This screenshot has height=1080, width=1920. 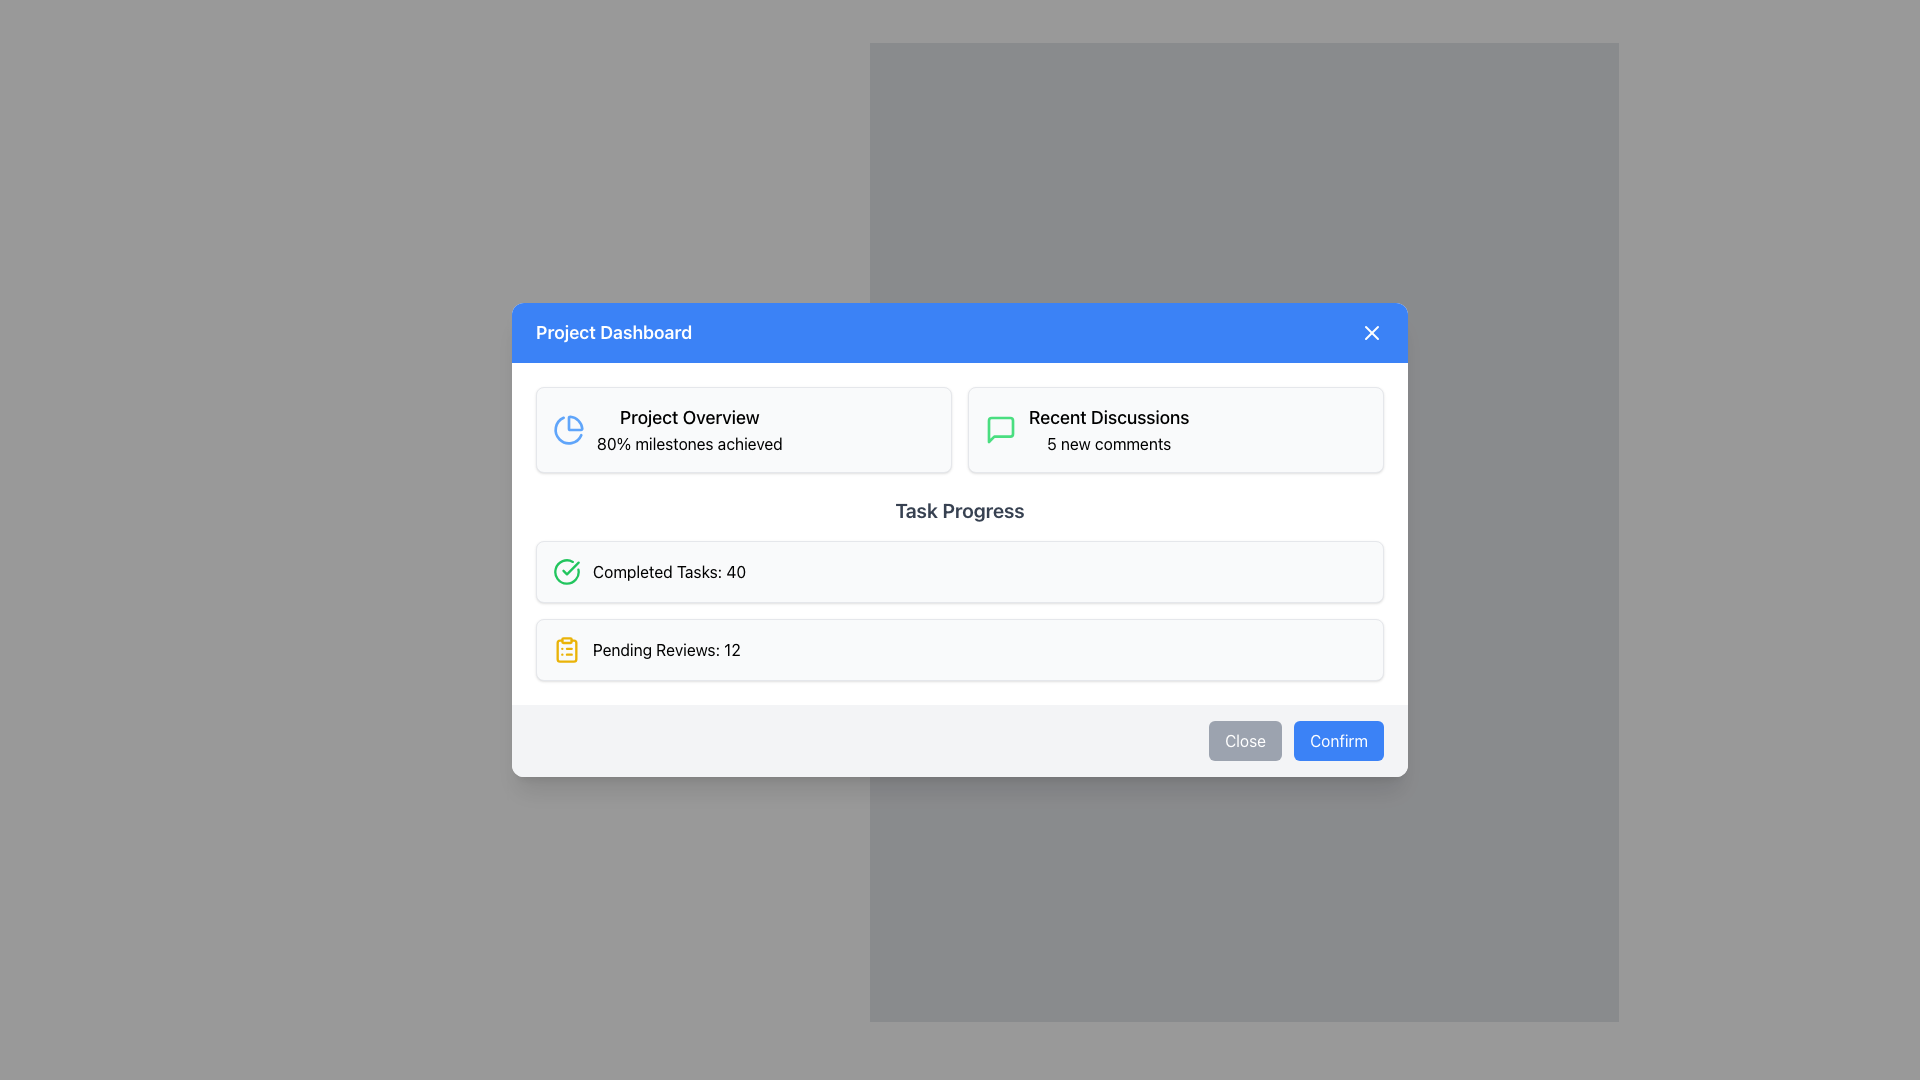 What do you see at coordinates (960, 509) in the screenshot?
I see `the title text indicating task progress, located below the 'Project Dashboard' header` at bounding box center [960, 509].